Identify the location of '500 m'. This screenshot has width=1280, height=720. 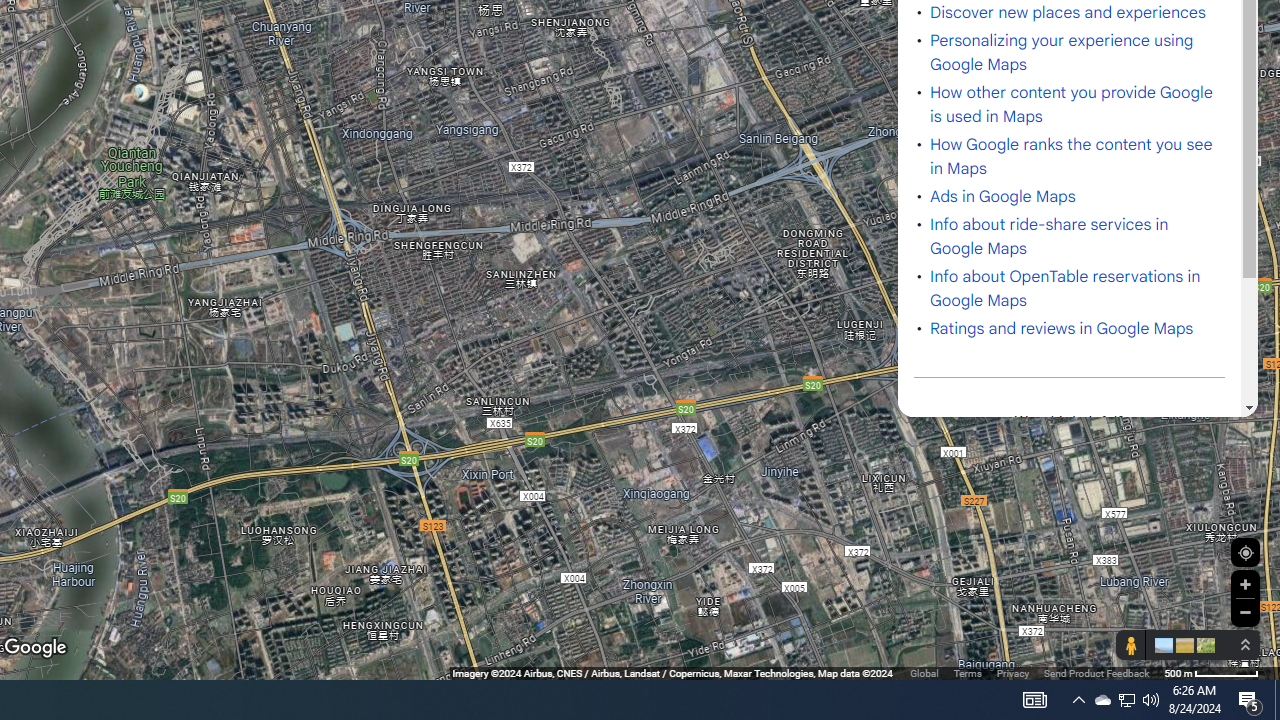
(1210, 673).